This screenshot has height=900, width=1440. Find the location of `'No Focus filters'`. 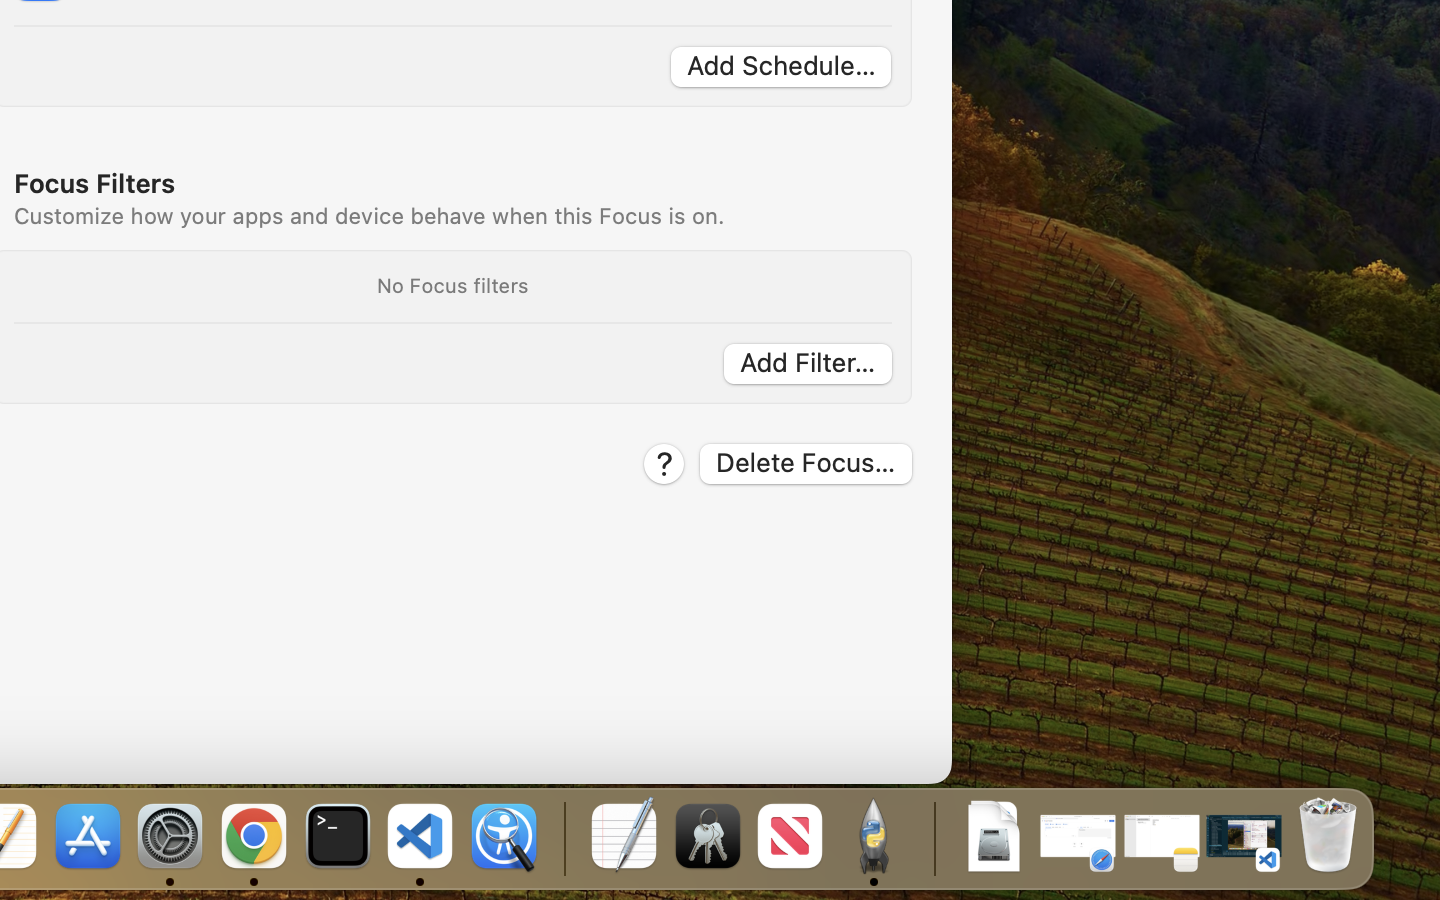

'No Focus filters' is located at coordinates (452, 284).